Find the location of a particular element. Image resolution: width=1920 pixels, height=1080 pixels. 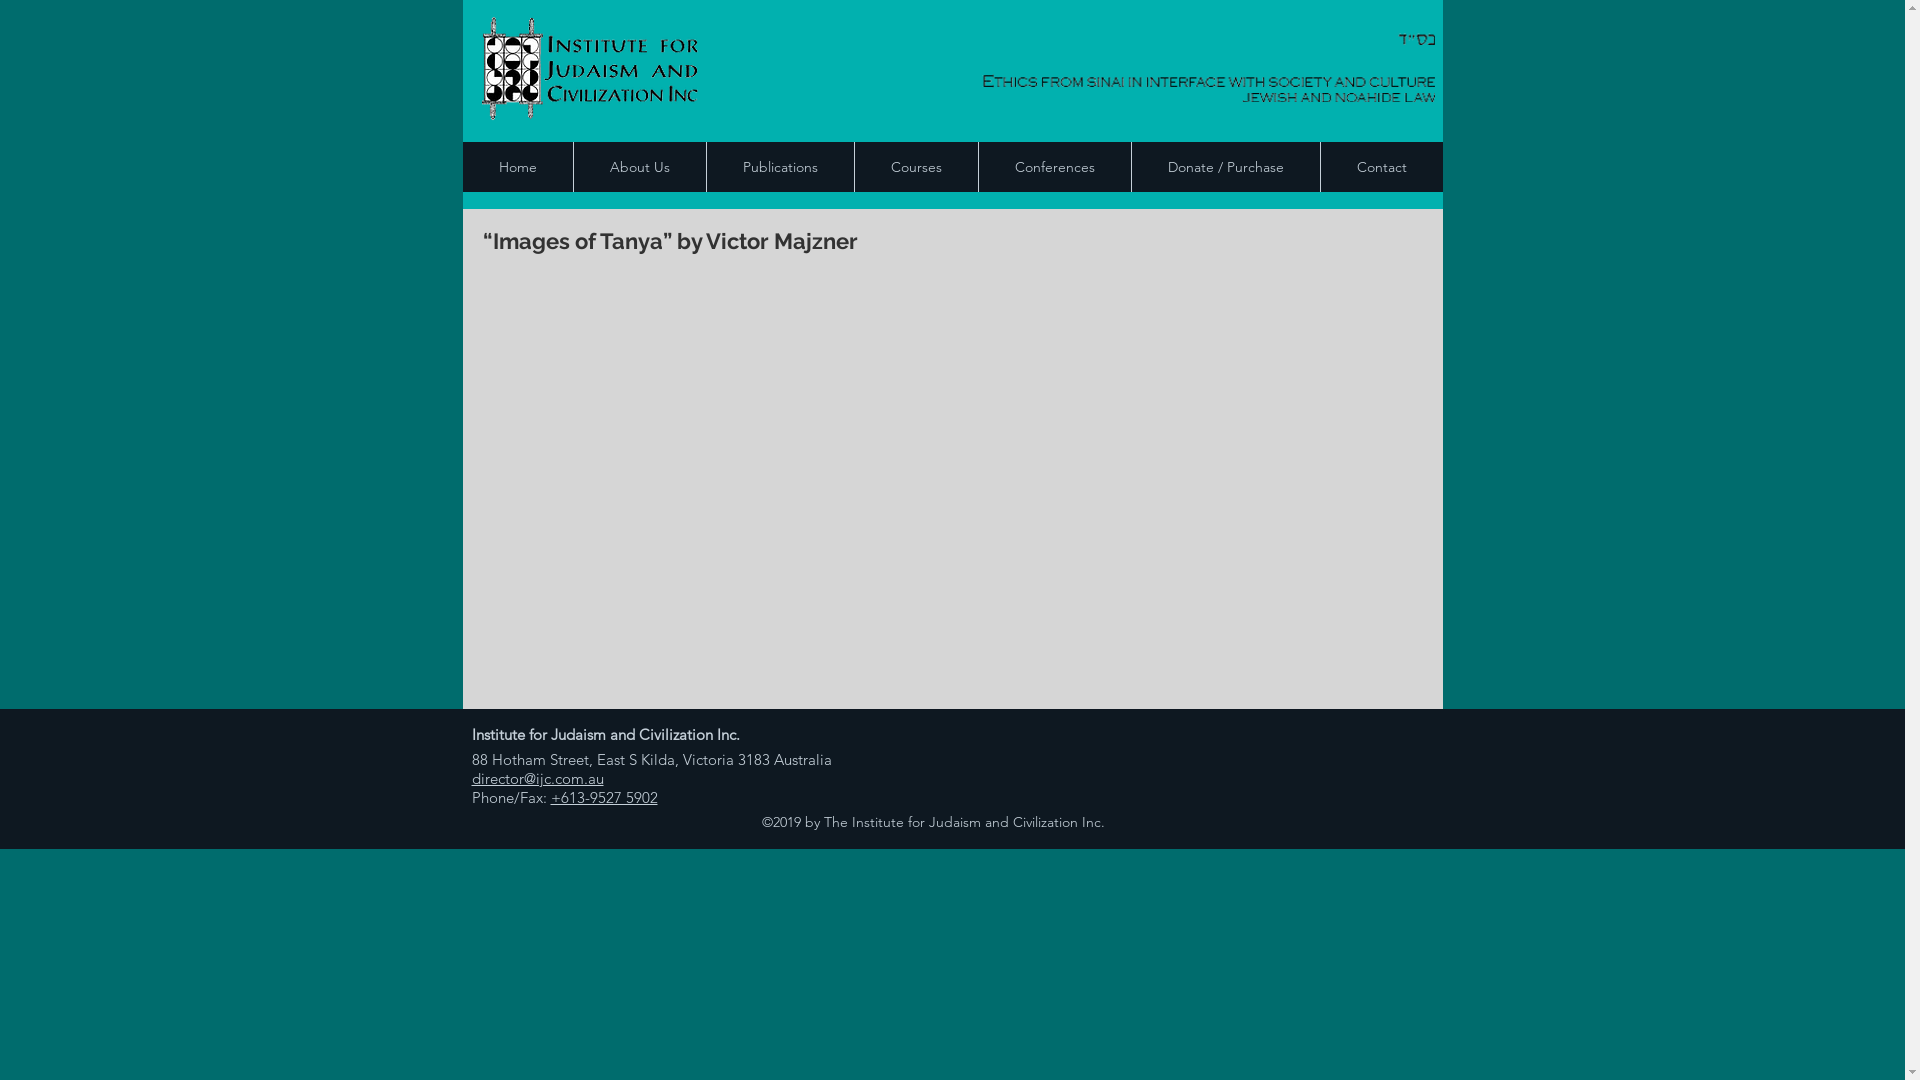

'Home' is located at coordinates (517, 165).